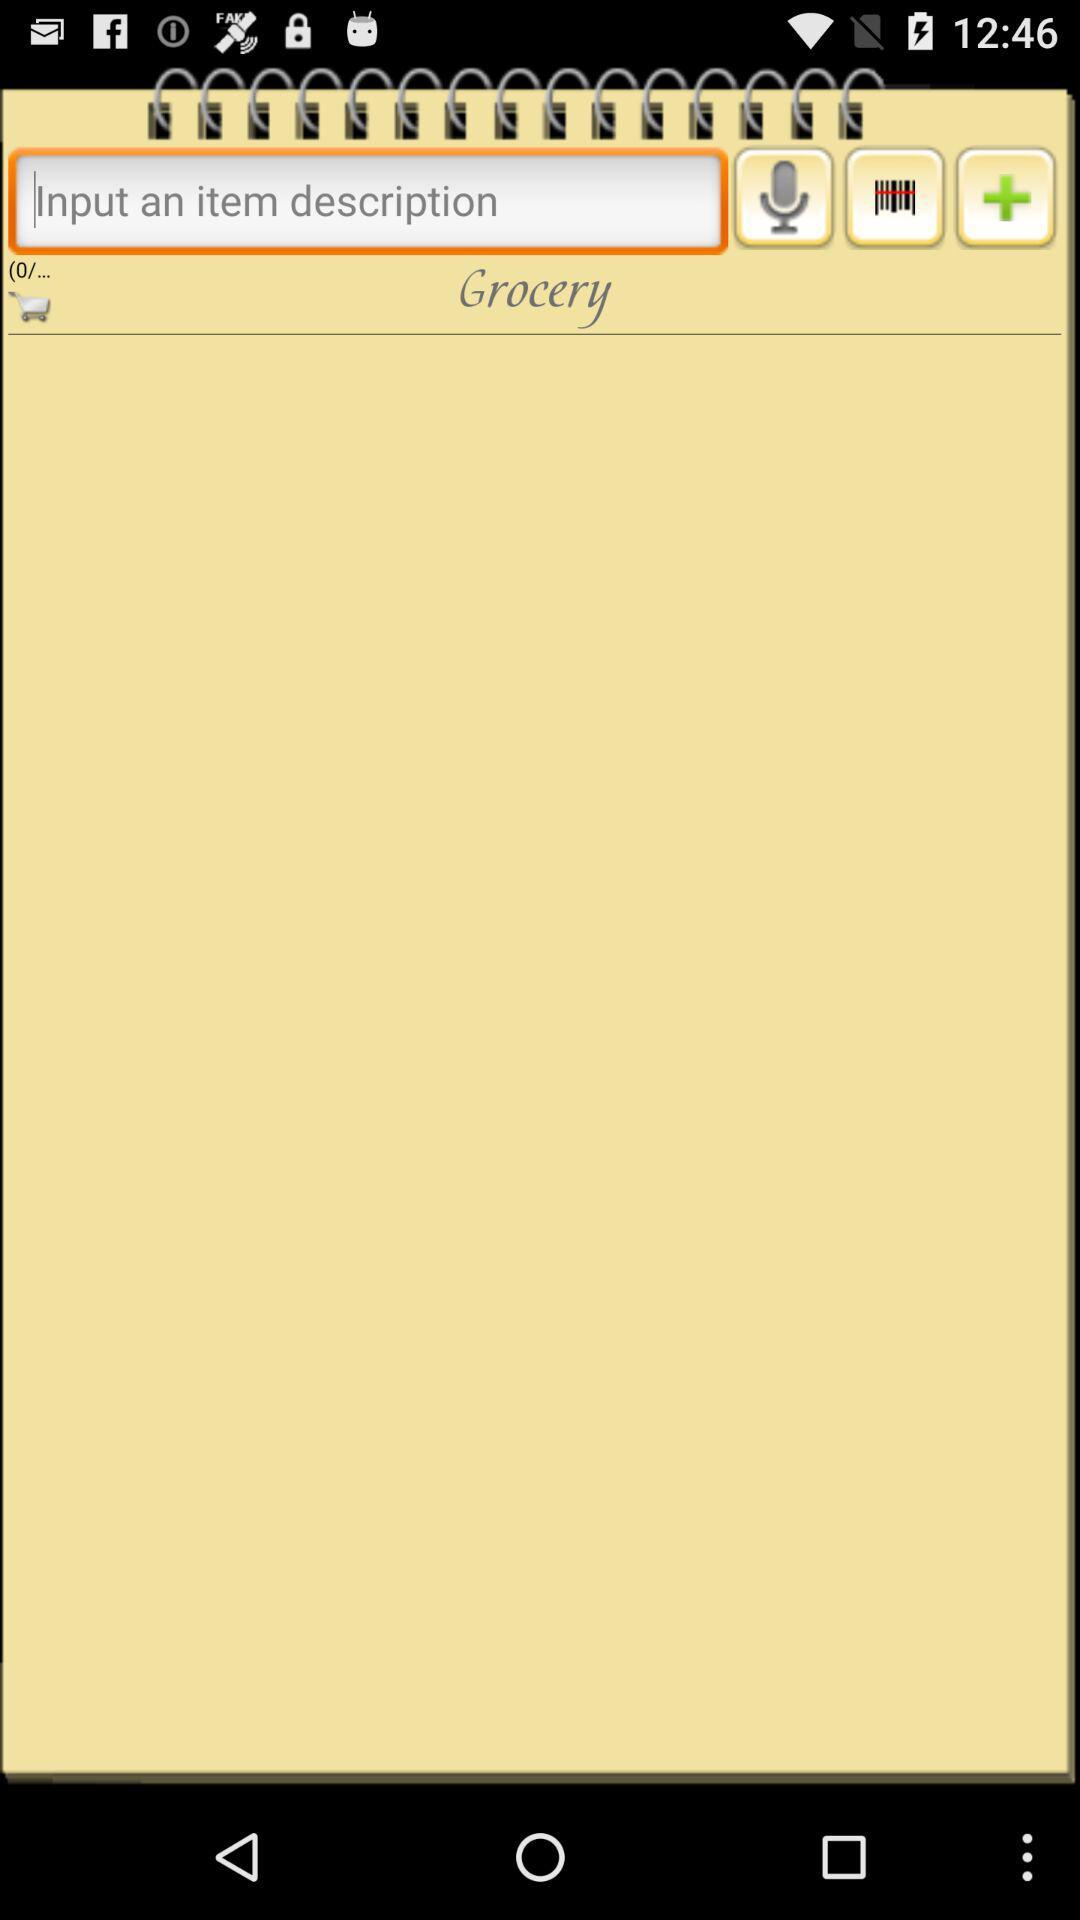 The width and height of the screenshot is (1080, 1920). What do you see at coordinates (893, 197) in the screenshot?
I see `more` at bounding box center [893, 197].